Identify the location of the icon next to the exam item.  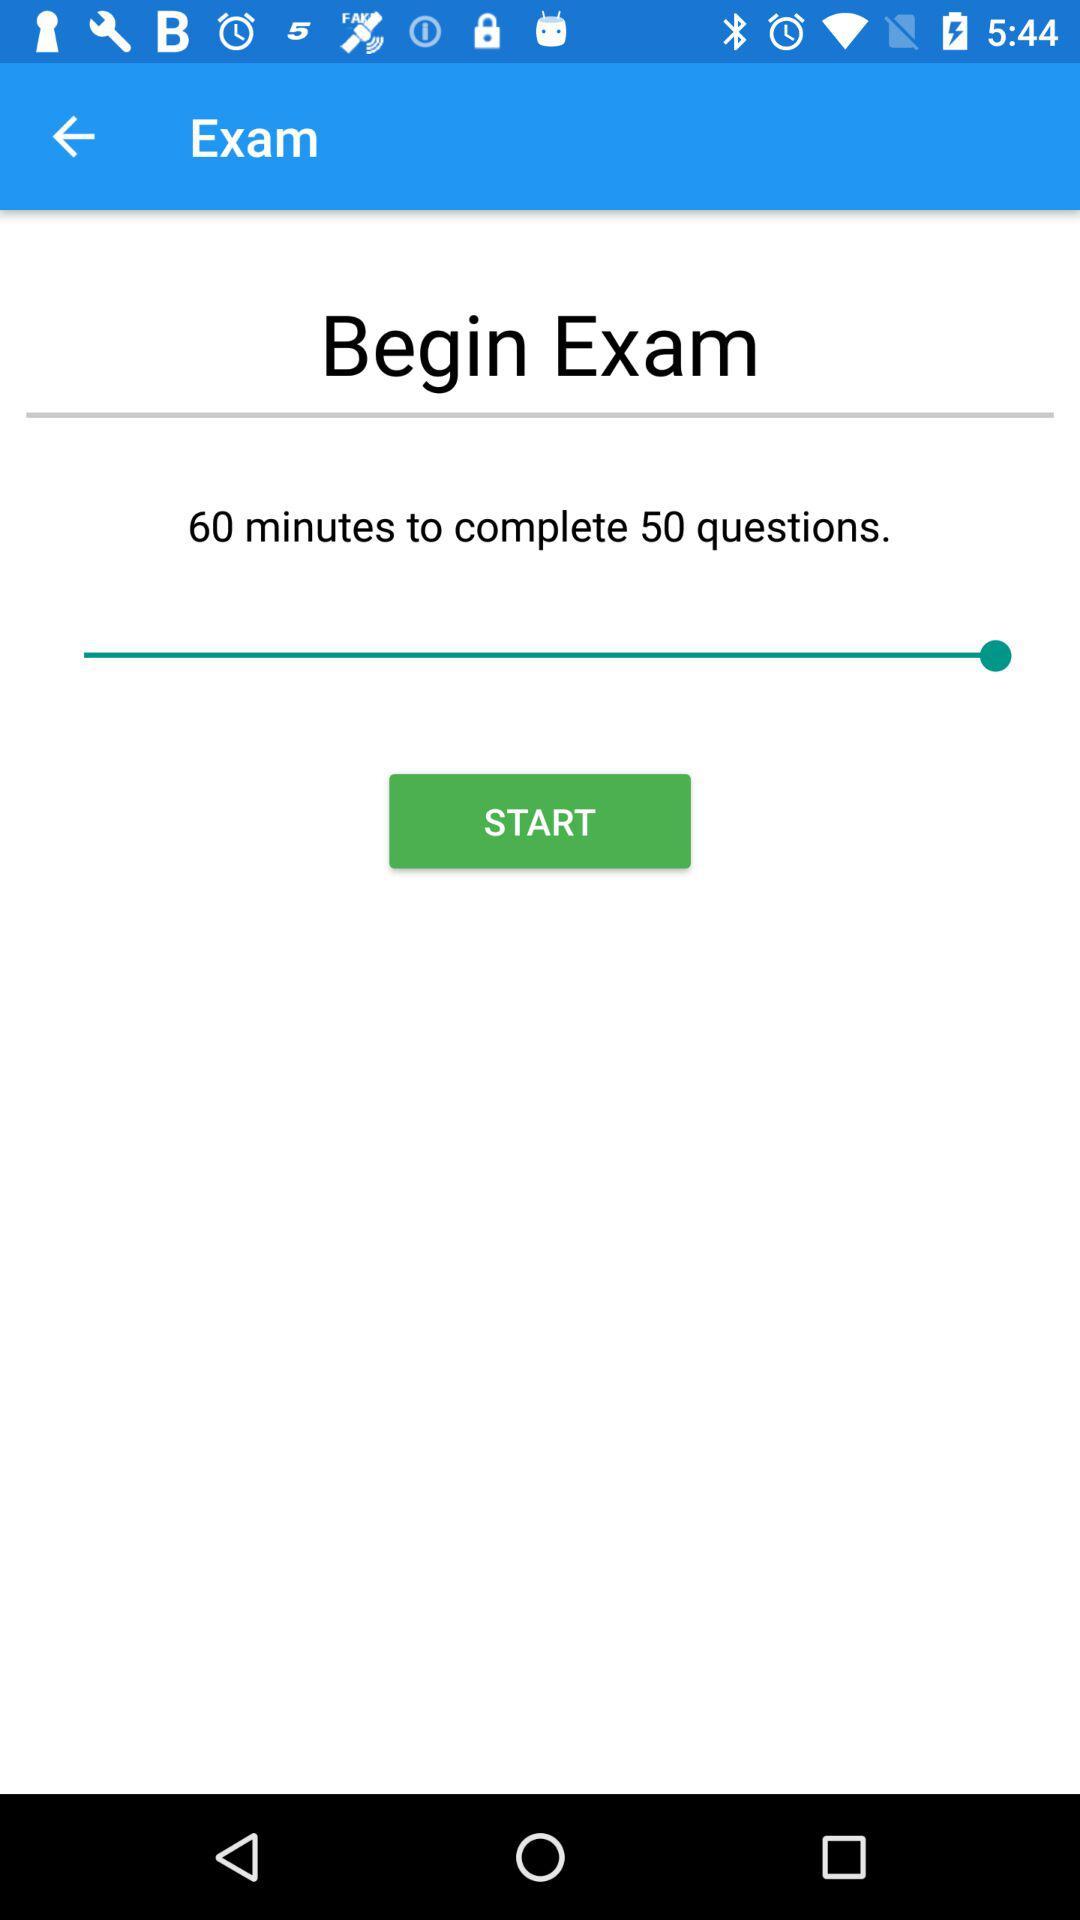
(72, 135).